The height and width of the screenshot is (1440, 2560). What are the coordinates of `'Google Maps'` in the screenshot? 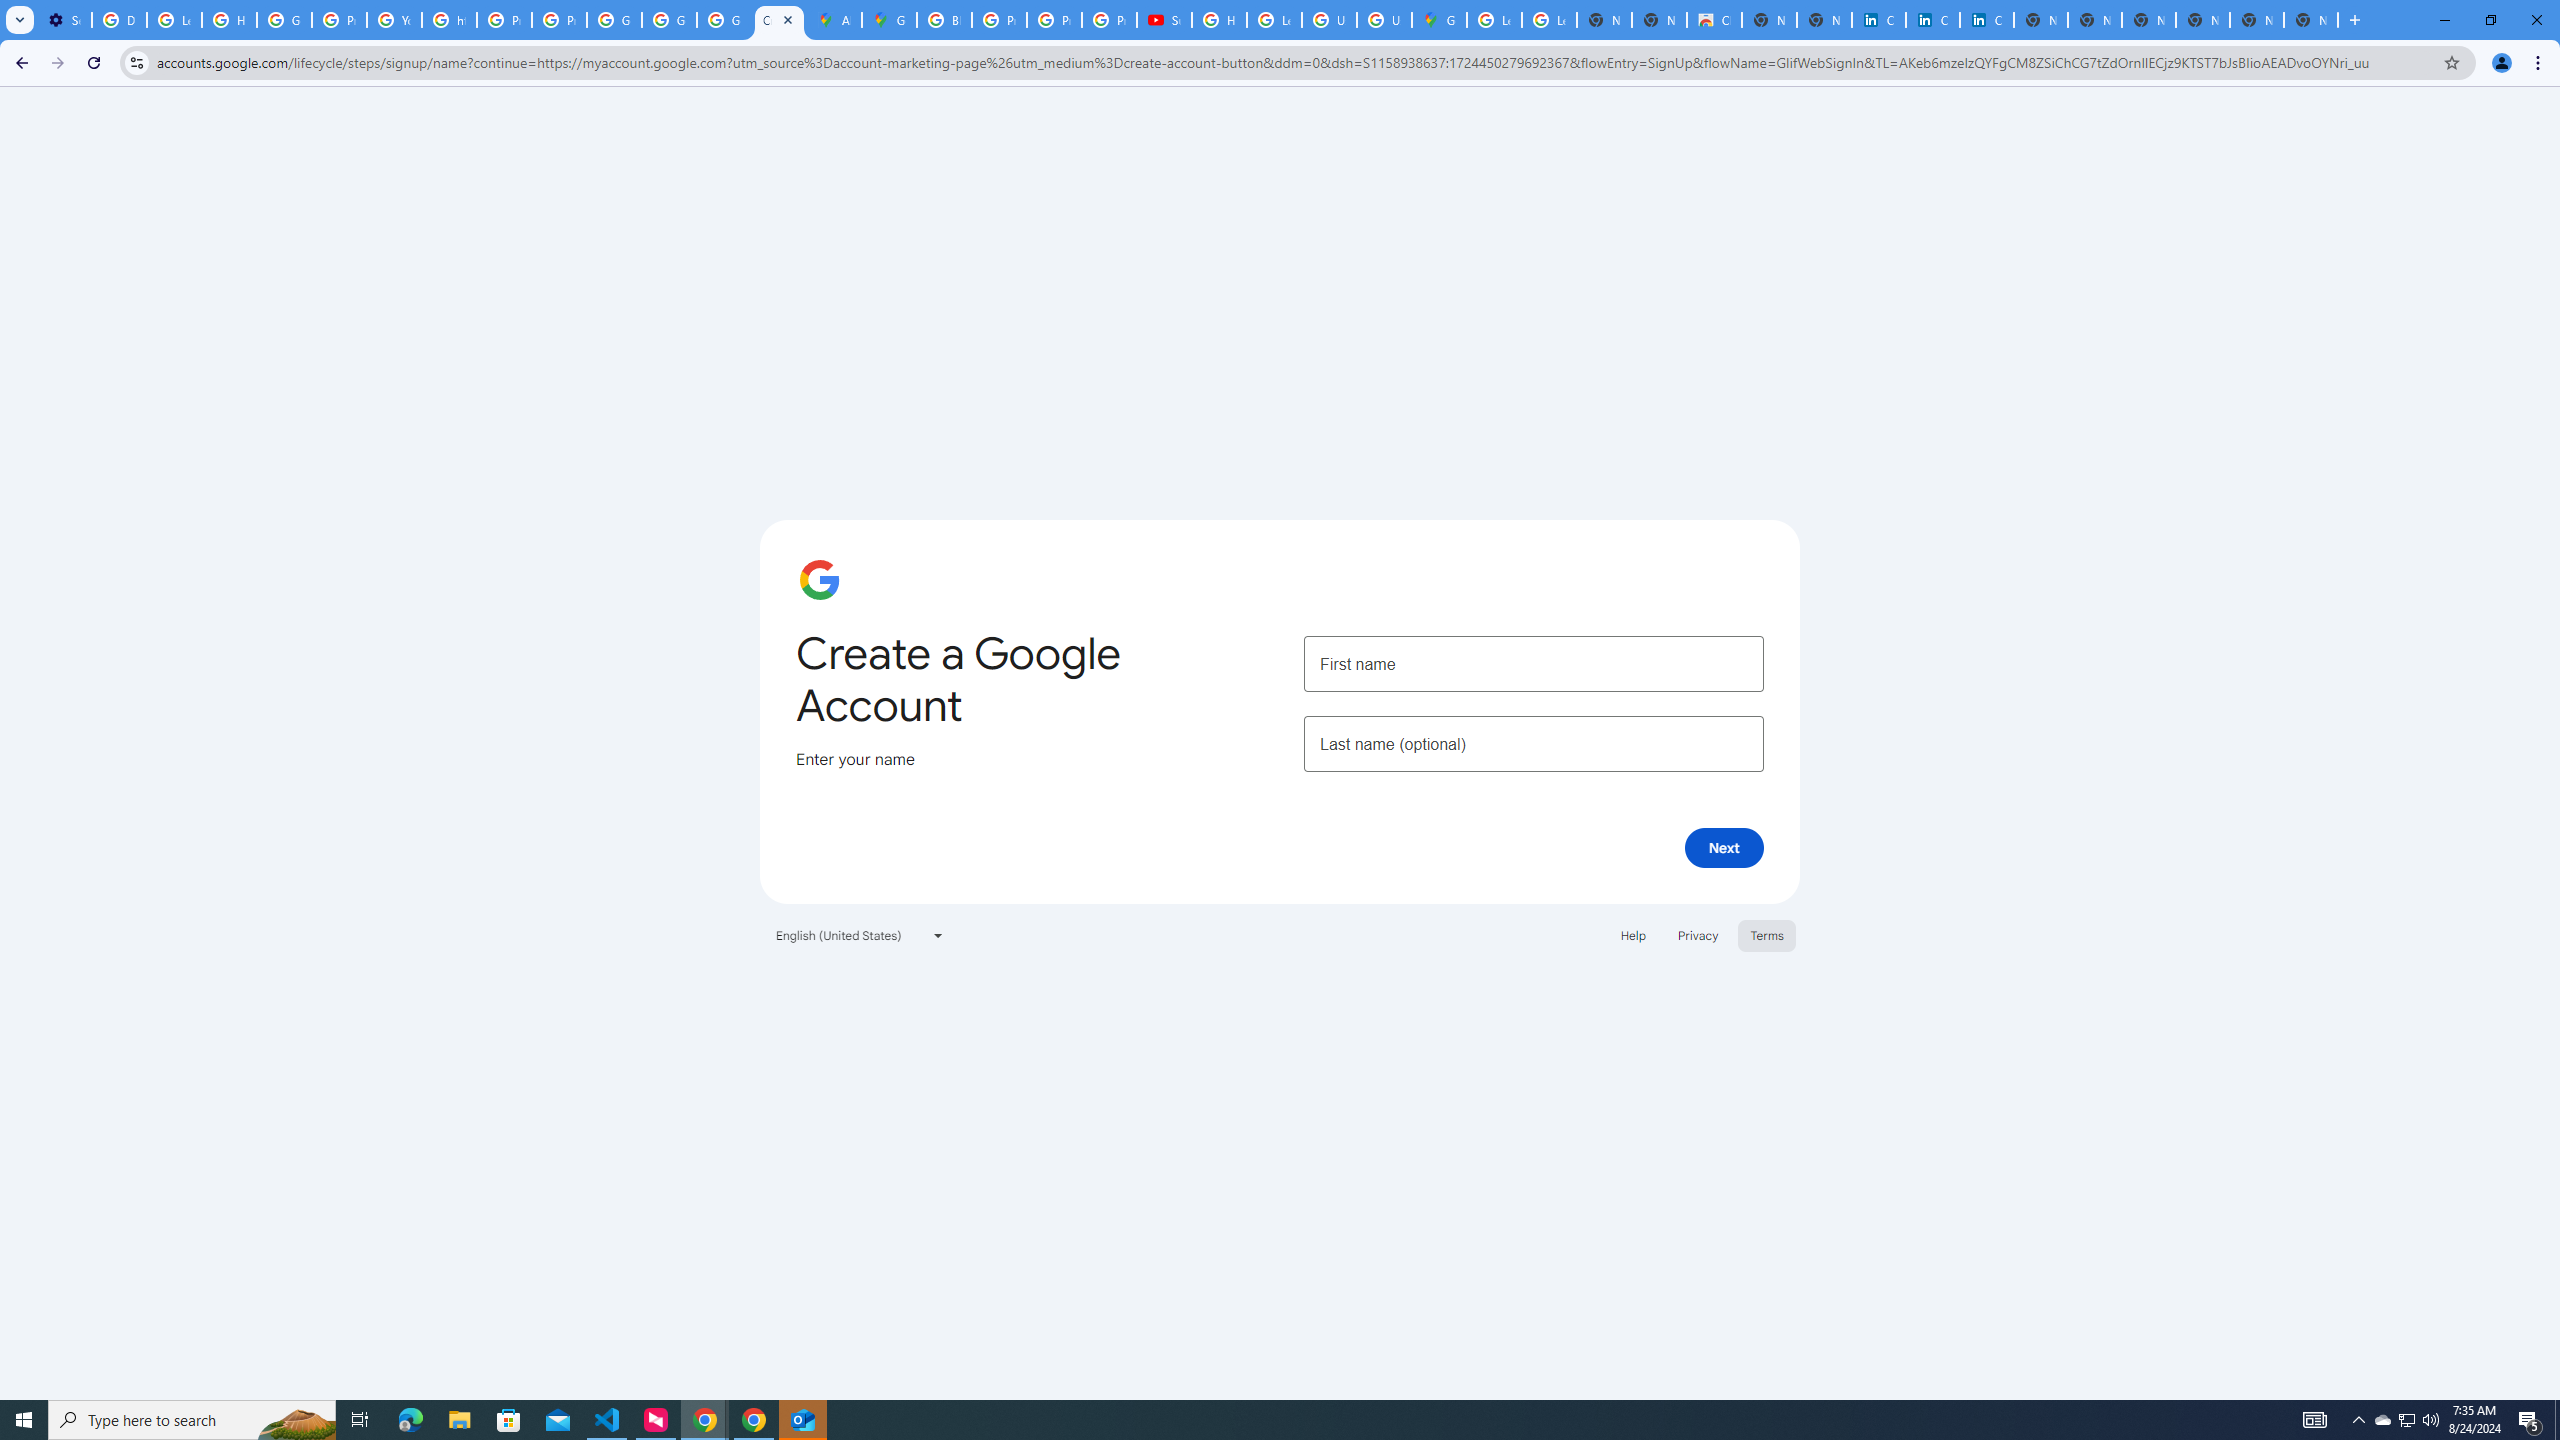 It's located at (888, 19).